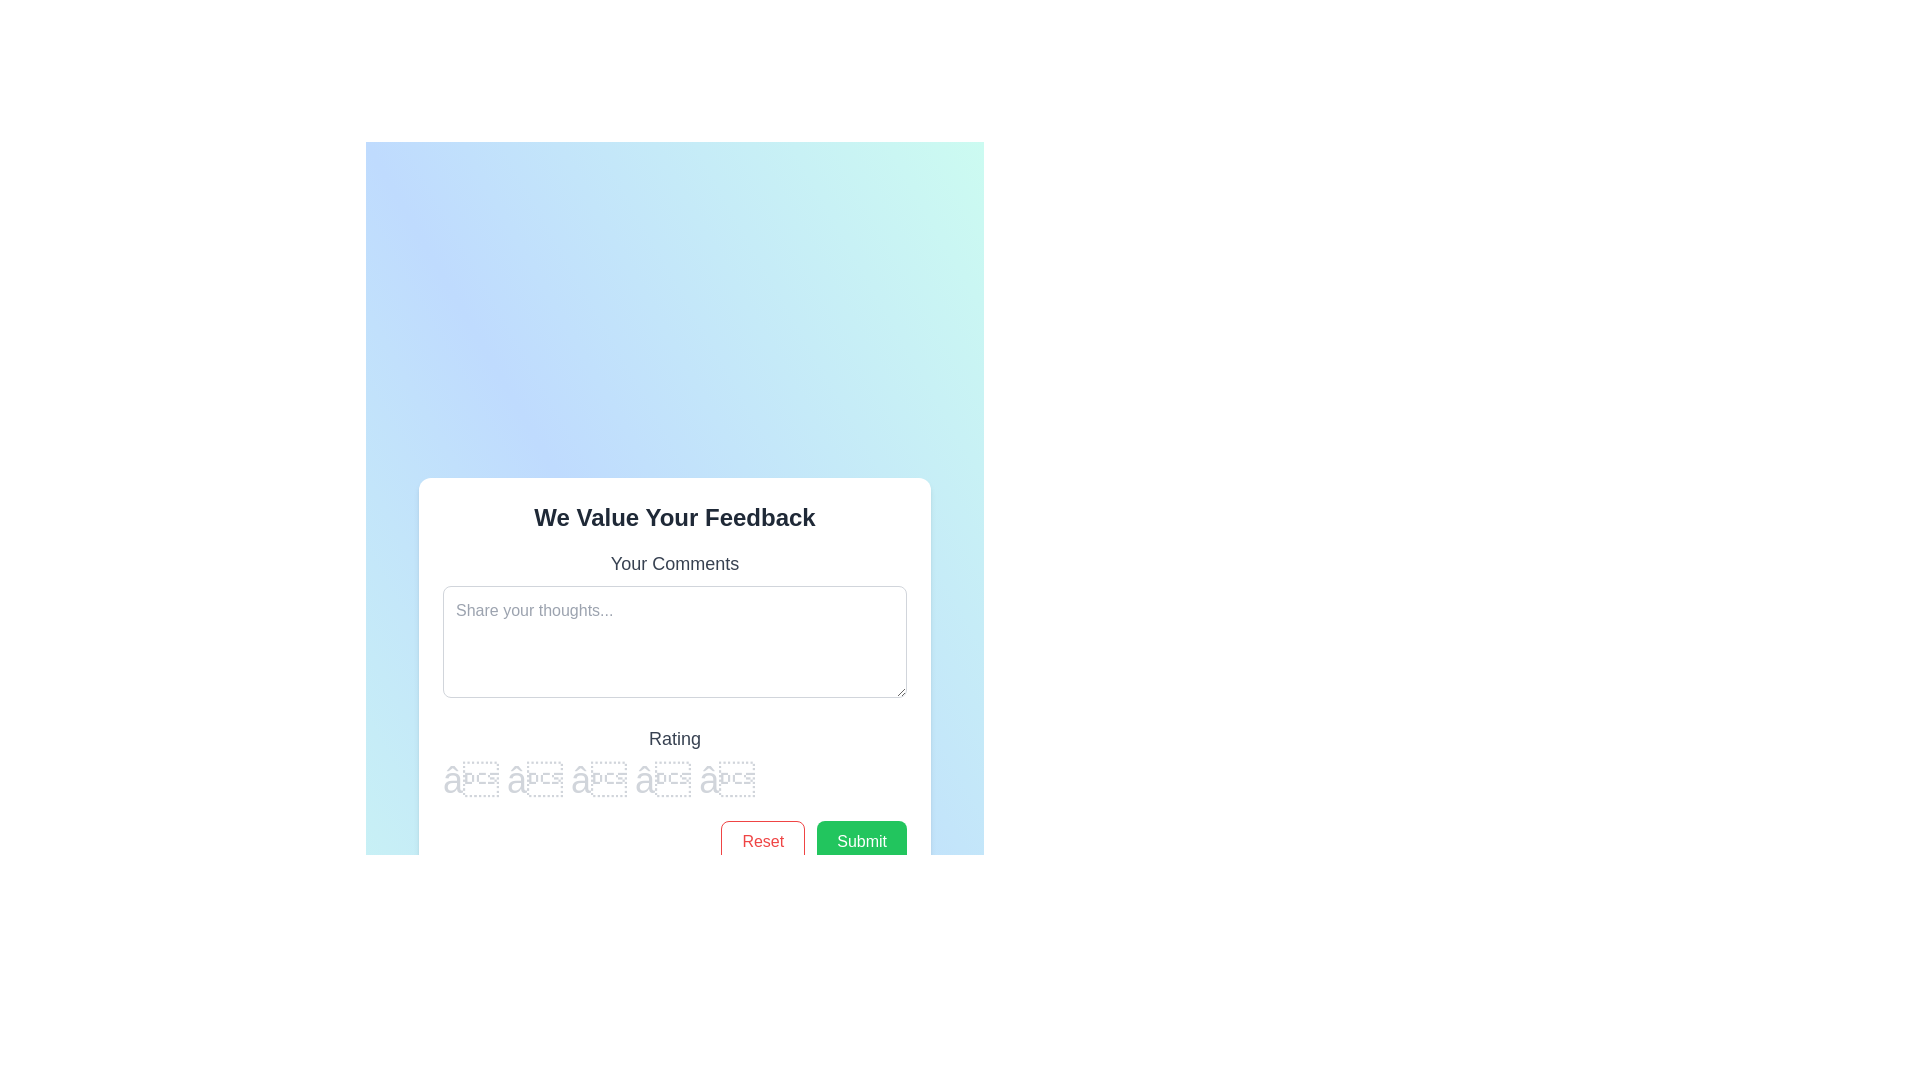 This screenshot has height=1080, width=1920. Describe the element at coordinates (762, 841) in the screenshot. I see `the 'Reset' button, which has a white background with a red border and text, located at the bottom-right of the feedback form interface` at that location.